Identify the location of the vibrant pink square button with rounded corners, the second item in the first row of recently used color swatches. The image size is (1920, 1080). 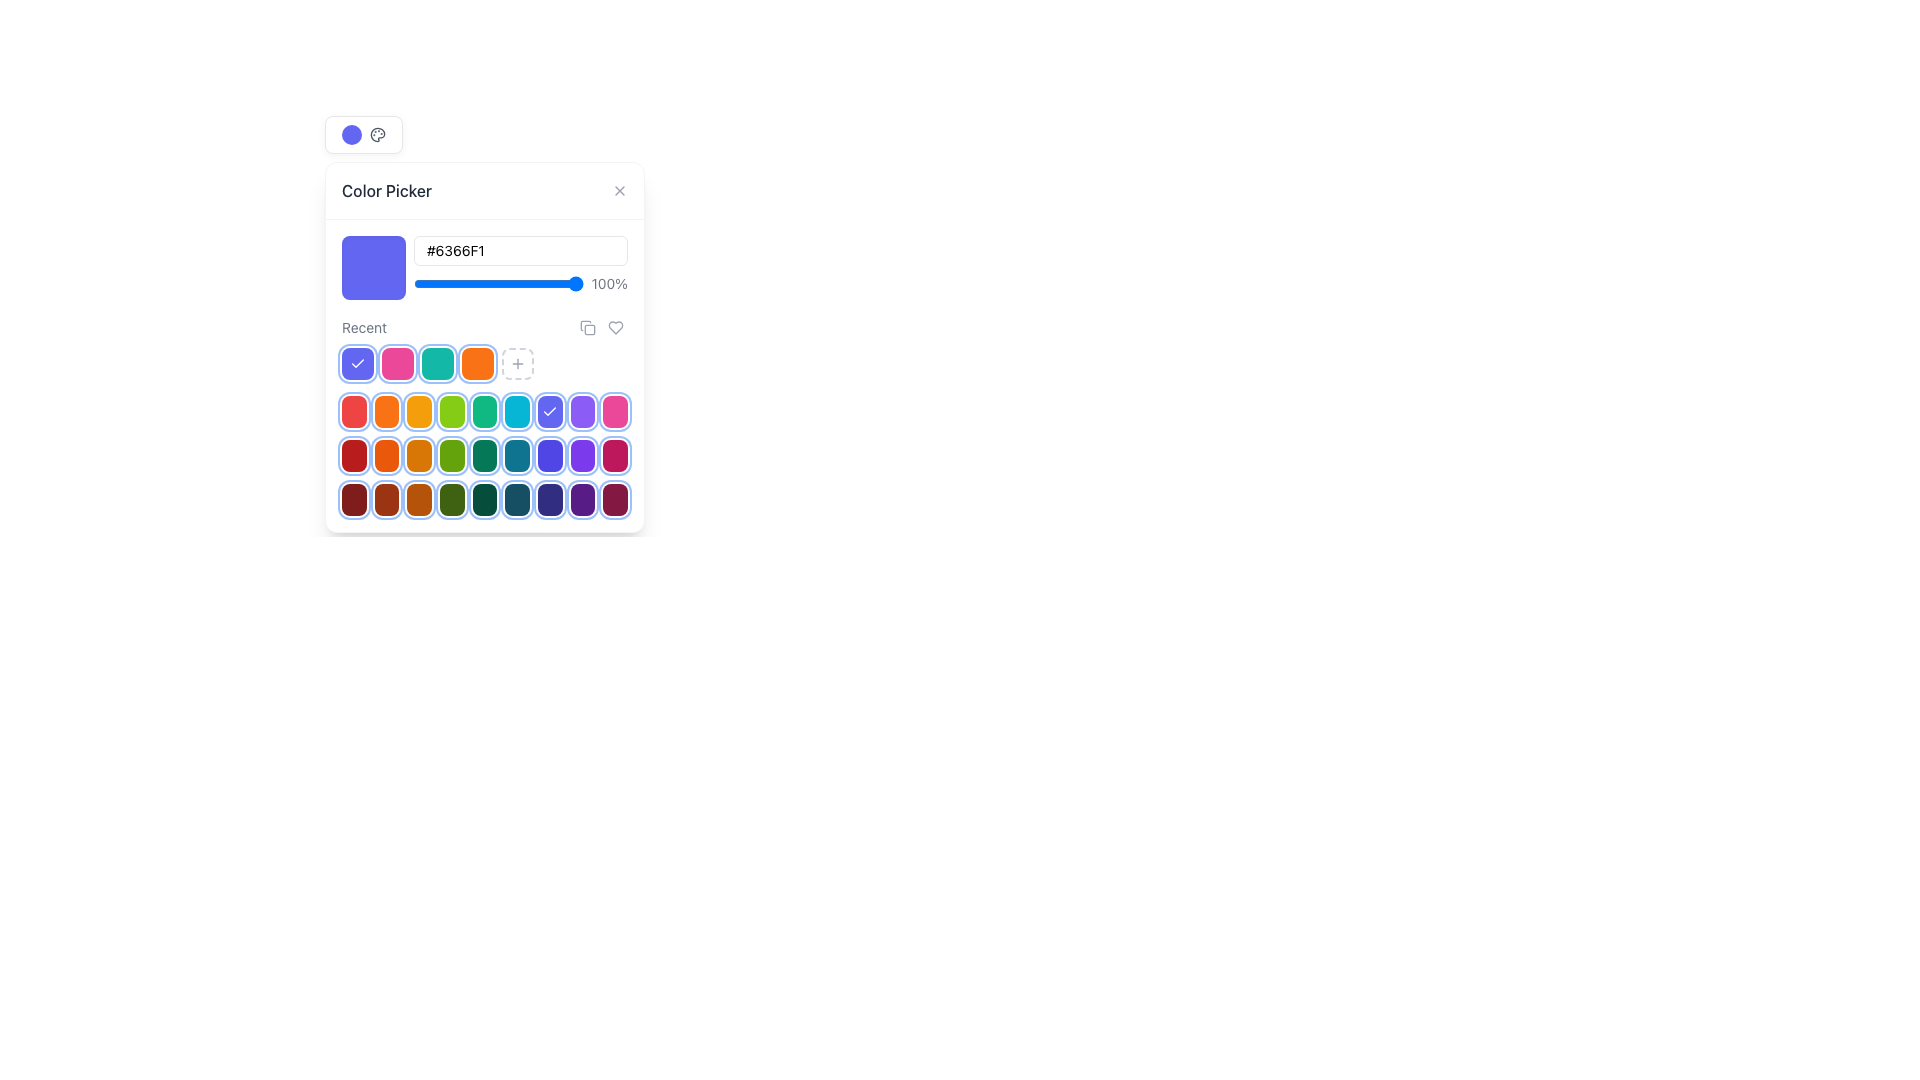
(398, 363).